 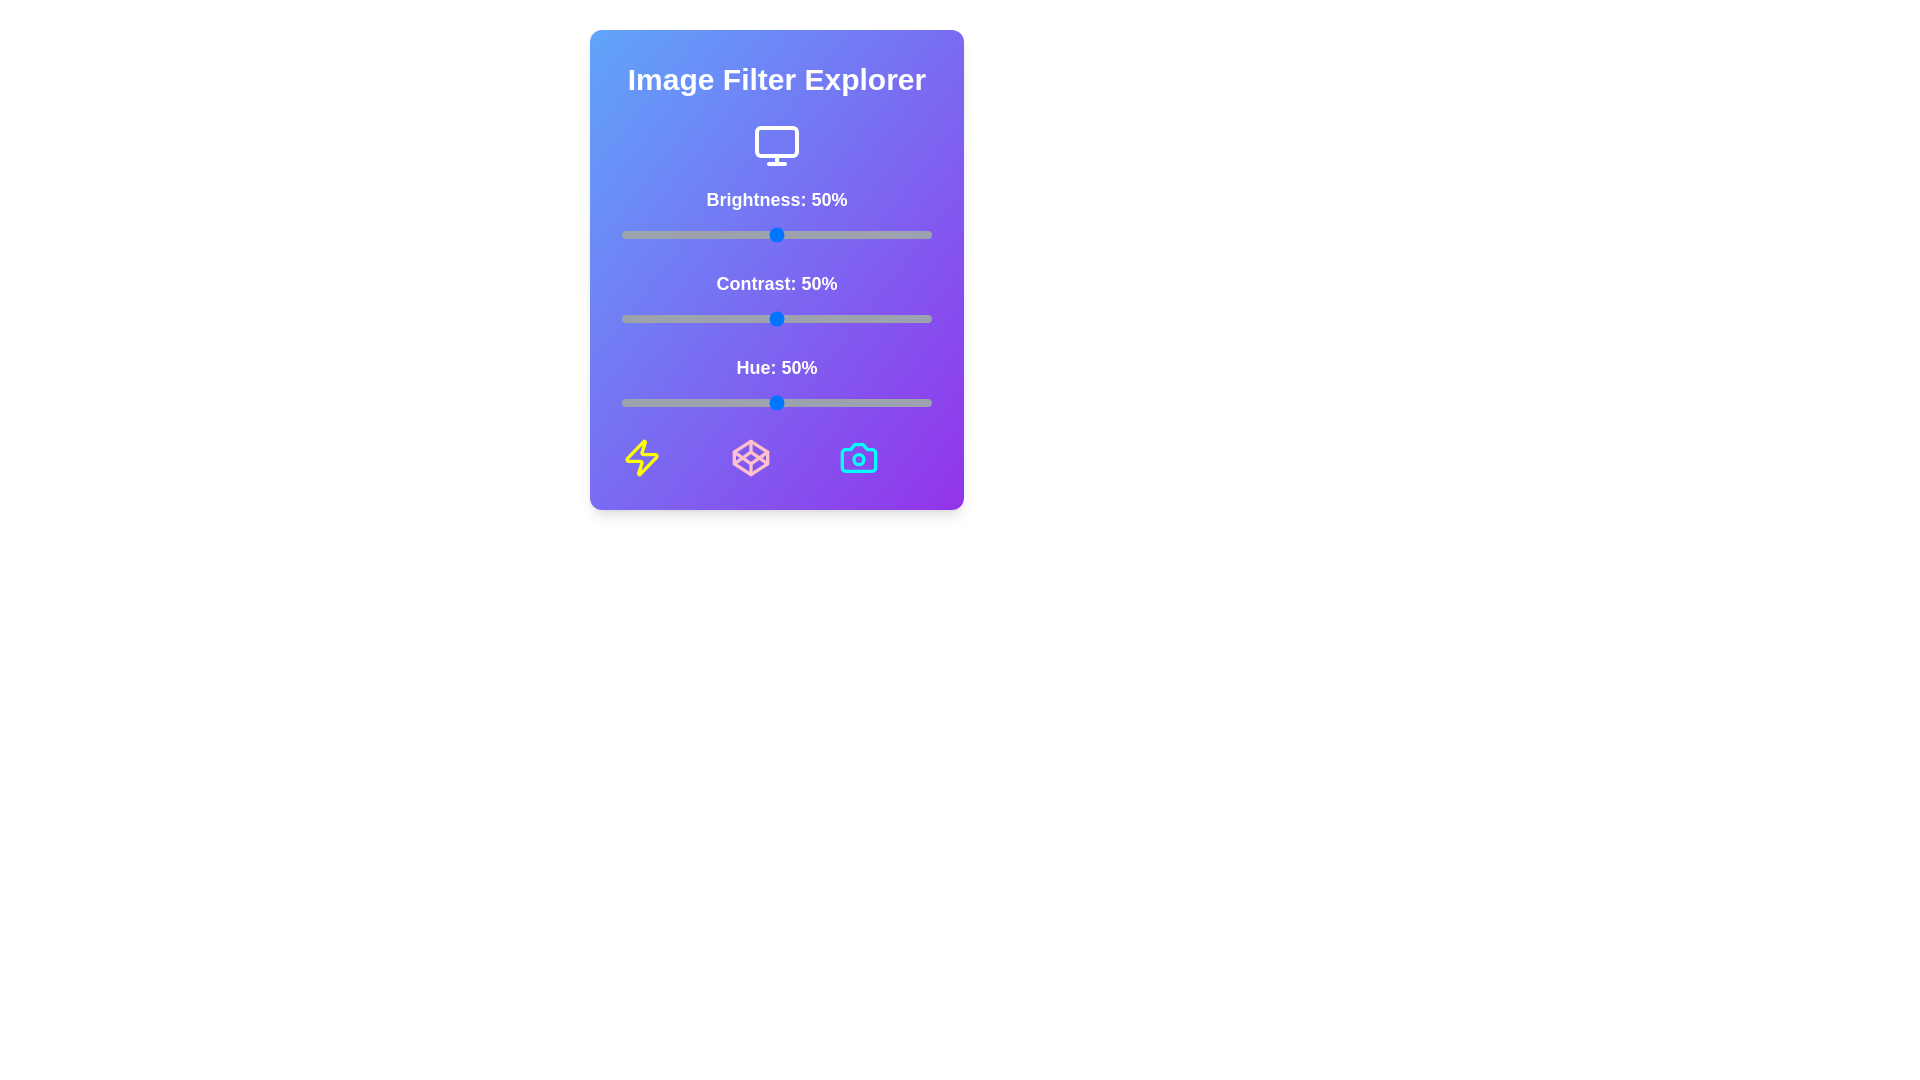 I want to click on the contrast slider to 63%, so click(x=817, y=318).